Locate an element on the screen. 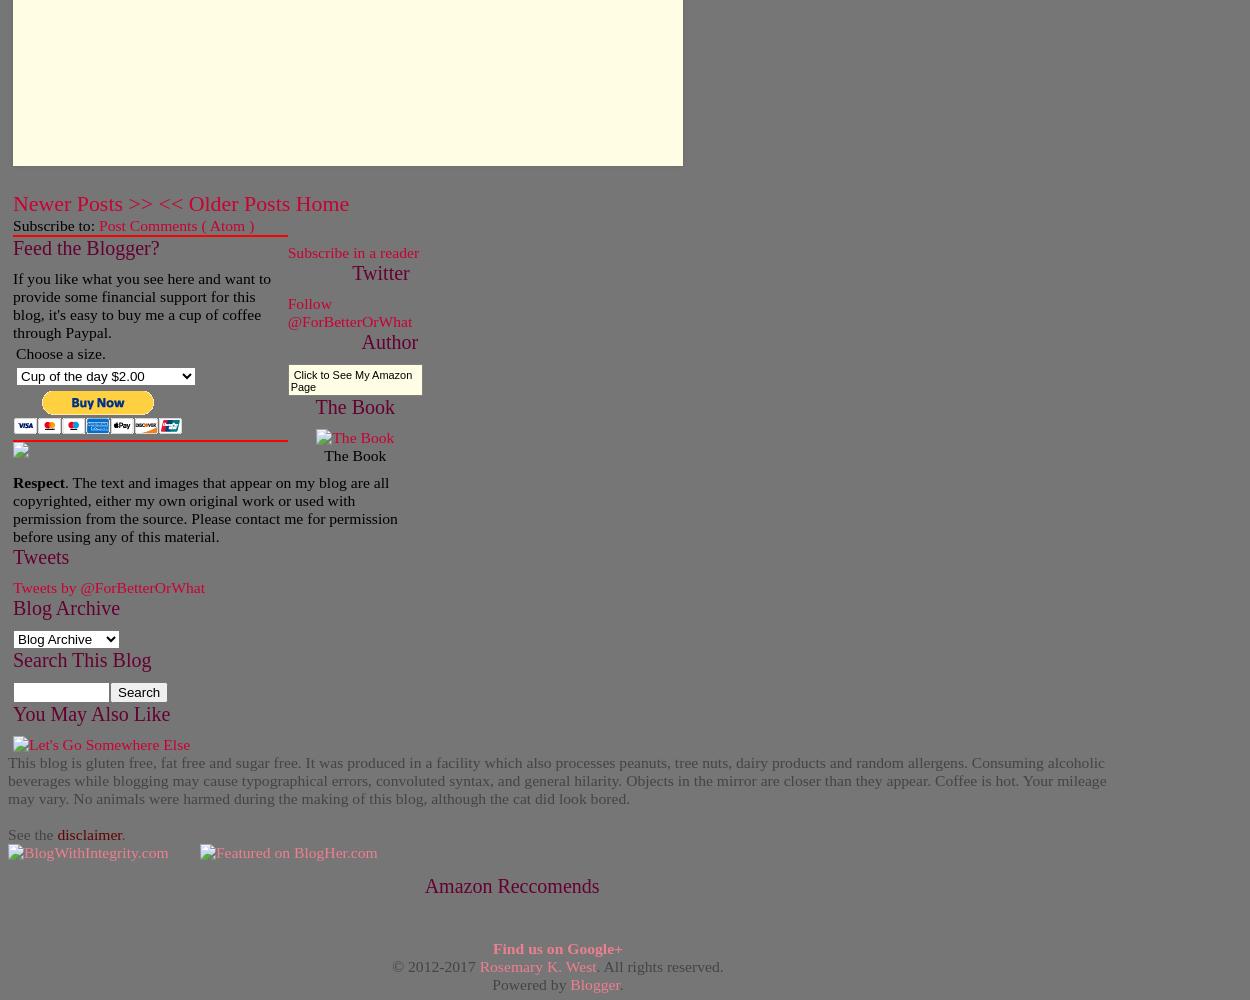 This screenshot has width=1250, height=1000. 'Blogger' is located at coordinates (593, 982).